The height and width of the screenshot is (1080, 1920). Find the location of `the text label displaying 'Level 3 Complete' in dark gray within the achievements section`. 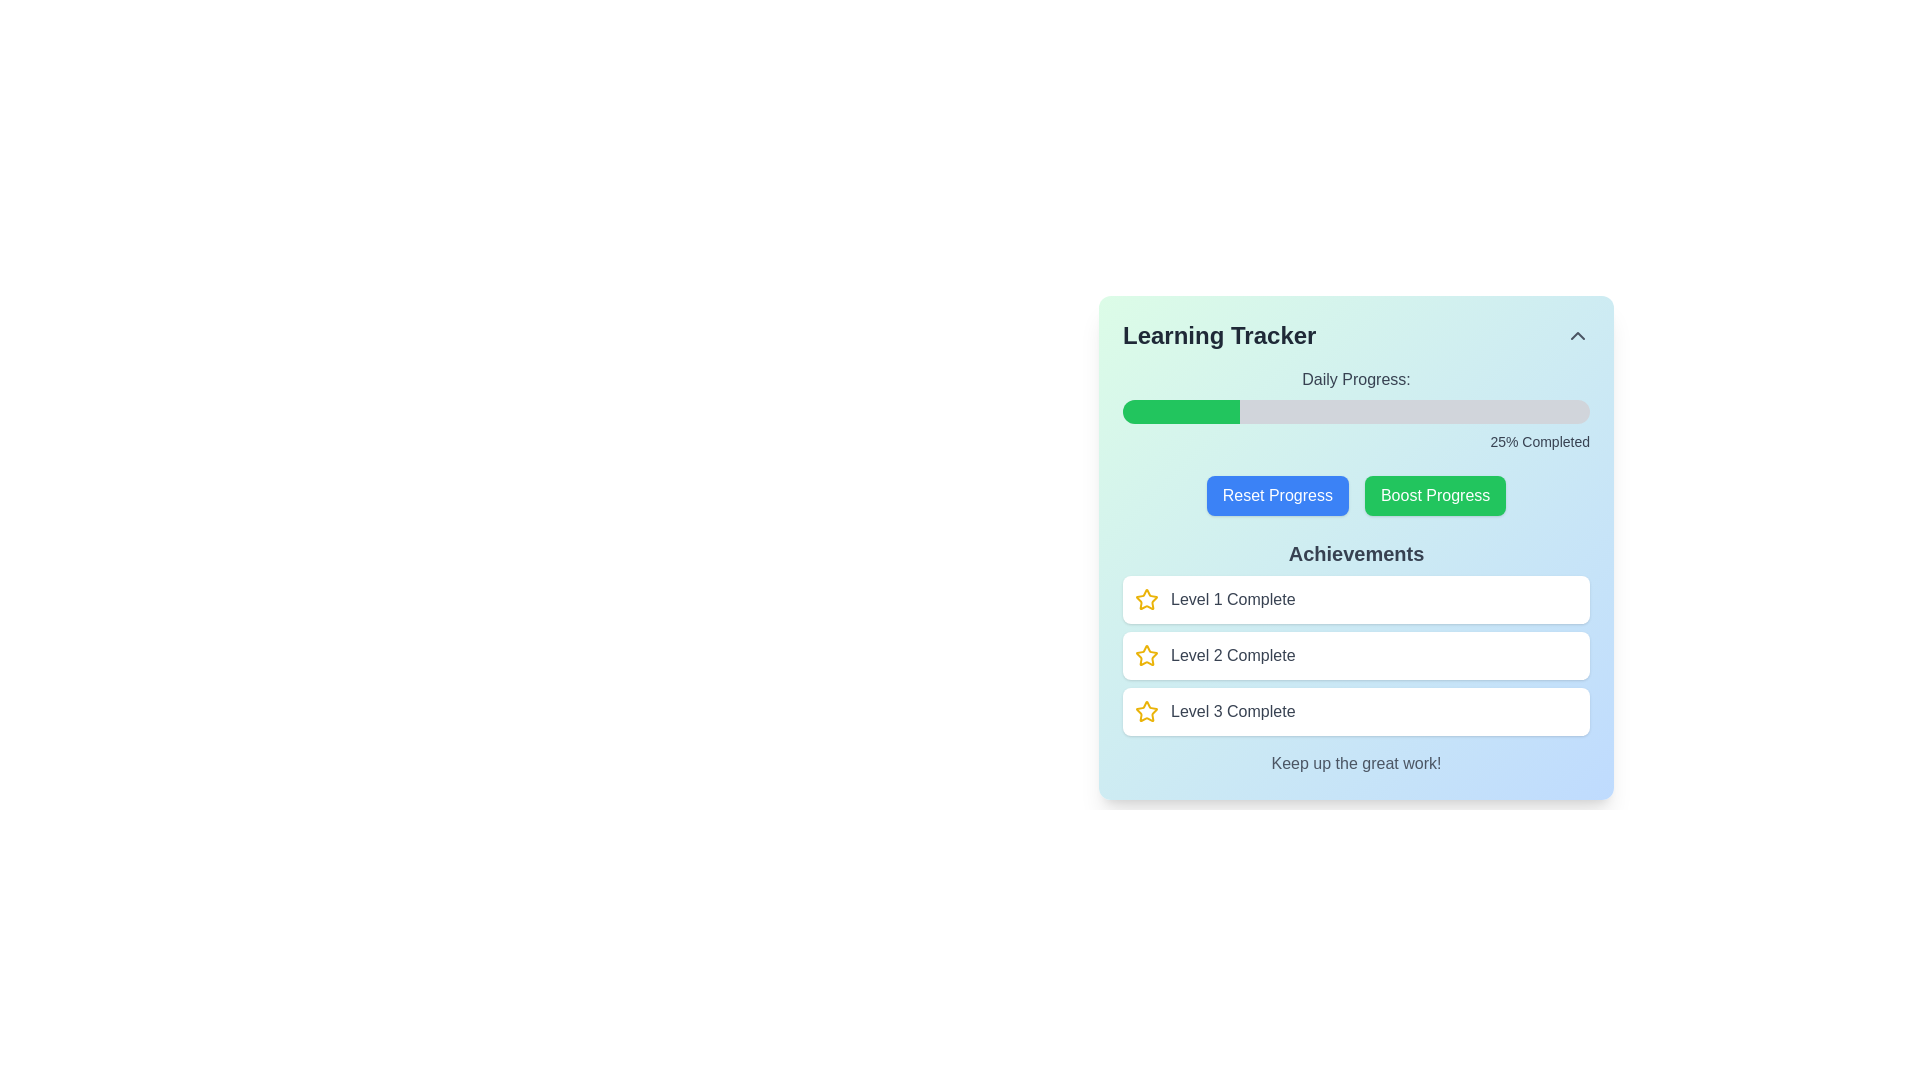

the text label displaying 'Level 3 Complete' in dark gray within the achievements section is located at coordinates (1232, 711).